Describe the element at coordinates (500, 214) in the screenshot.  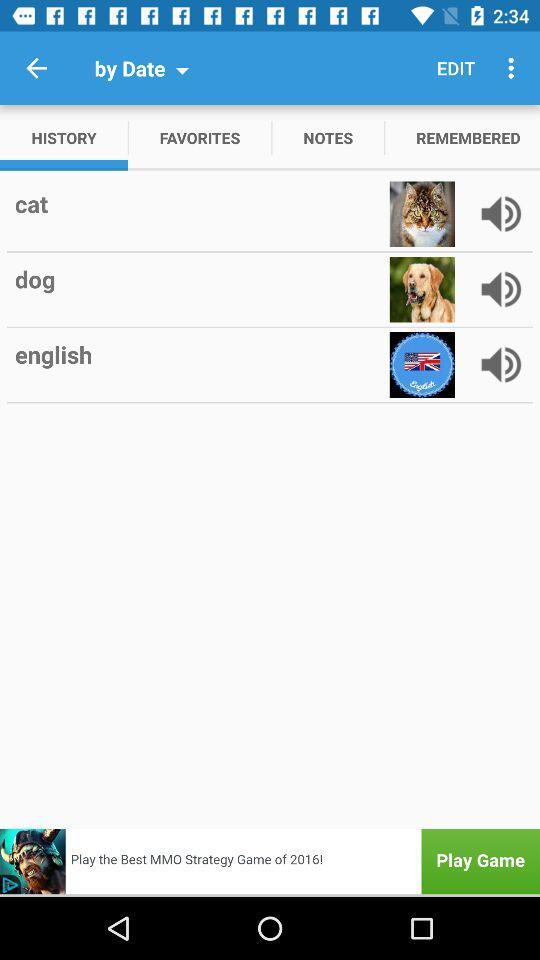
I see `sound` at that location.